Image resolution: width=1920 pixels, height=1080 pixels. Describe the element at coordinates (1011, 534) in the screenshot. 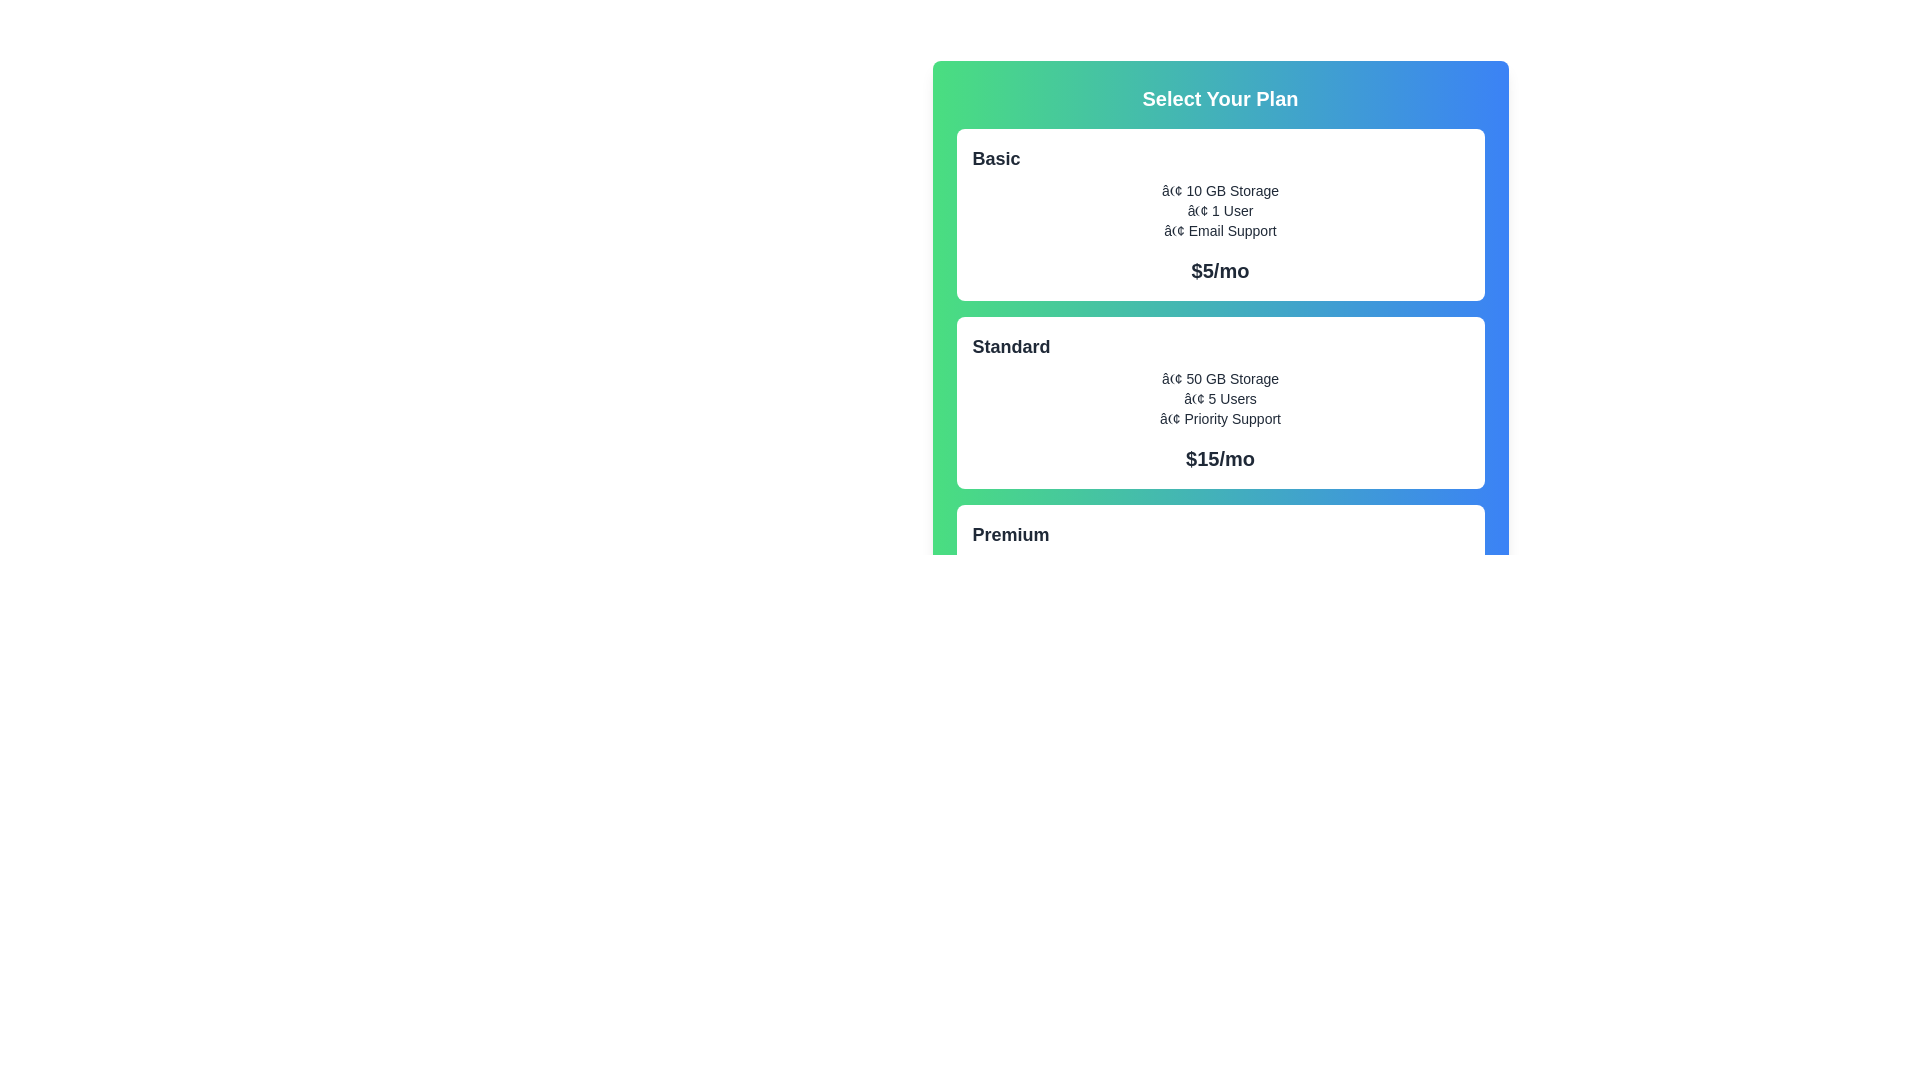

I see `the static text label indicating the 'Premium' option` at that location.